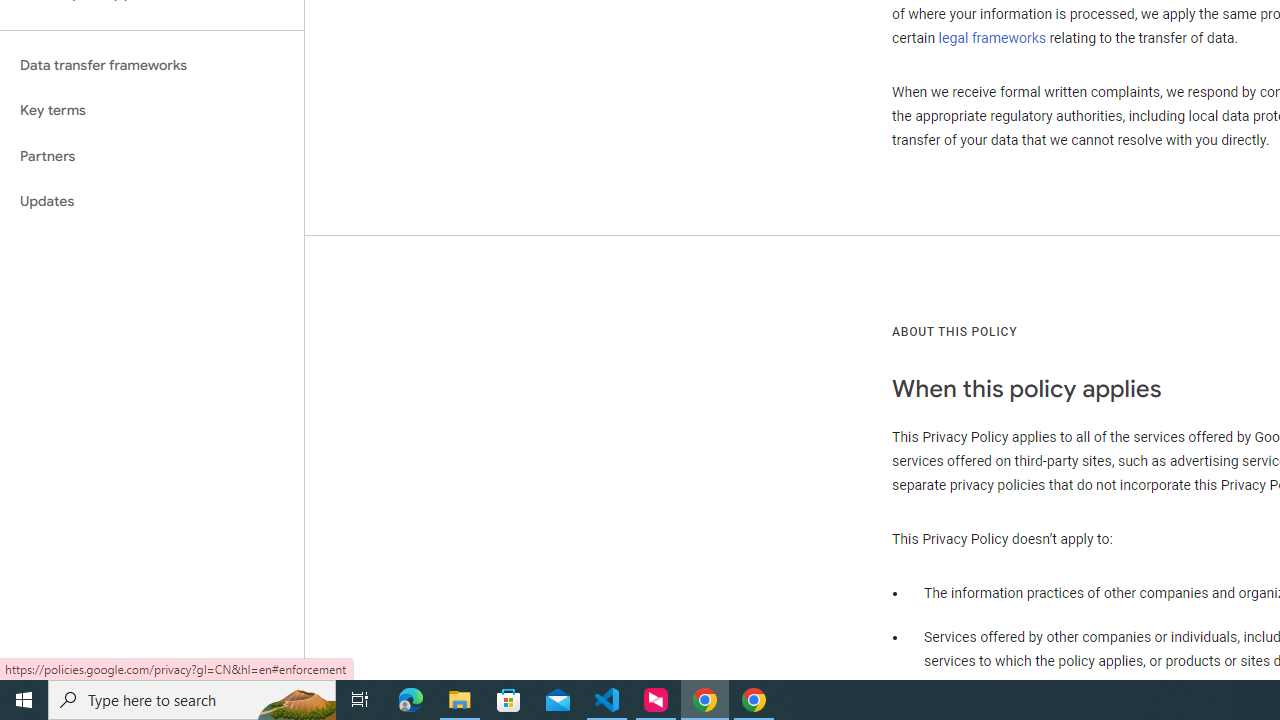 Image resolution: width=1280 pixels, height=720 pixels. What do you see at coordinates (151, 110) in the screenshot?
I see `'Key terms'` at bounding box center [151, 110].